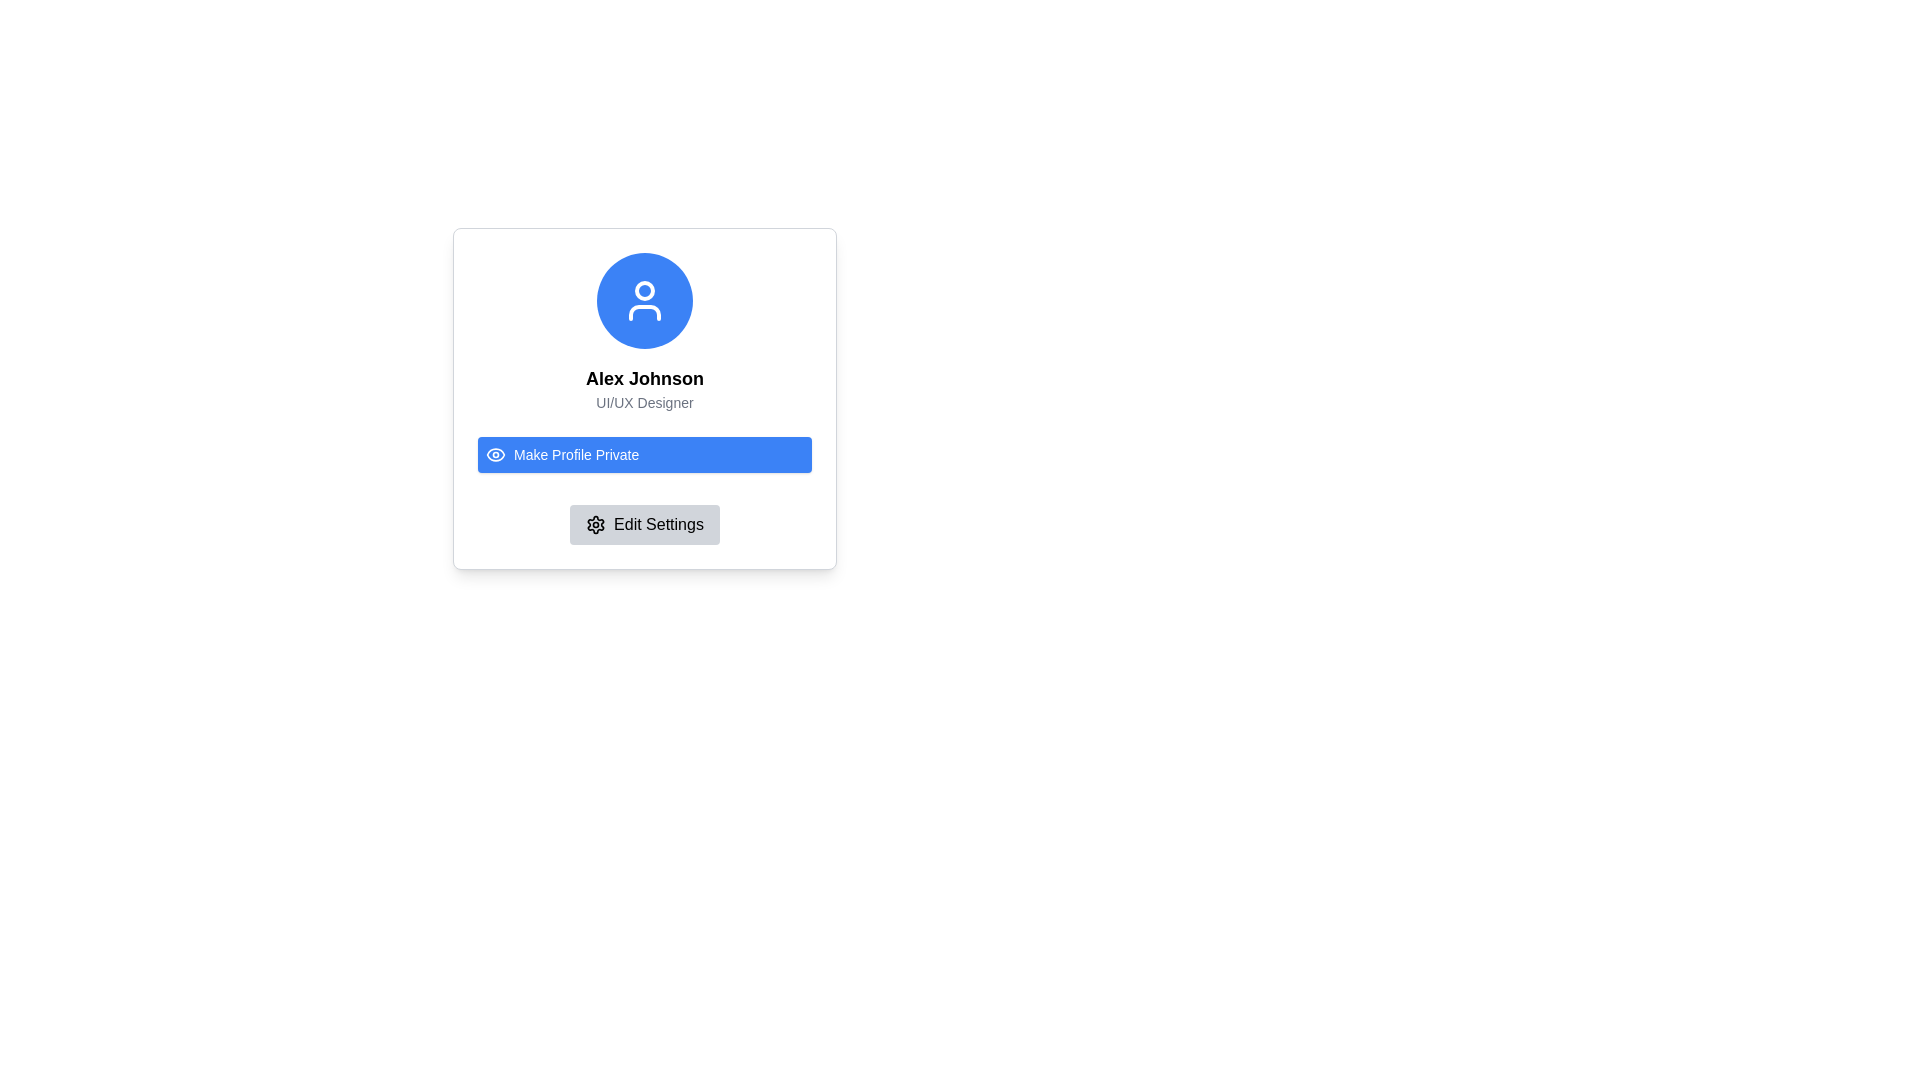 This screenshot has width=1920, height=1080. What do you see at coordinates (644, 290) in the screenshot?
I see `the circular graphic element representing the head of the user avatar, which is centrally positioned within the SVG graphic of the avatar` at bounding box center [644, 290].